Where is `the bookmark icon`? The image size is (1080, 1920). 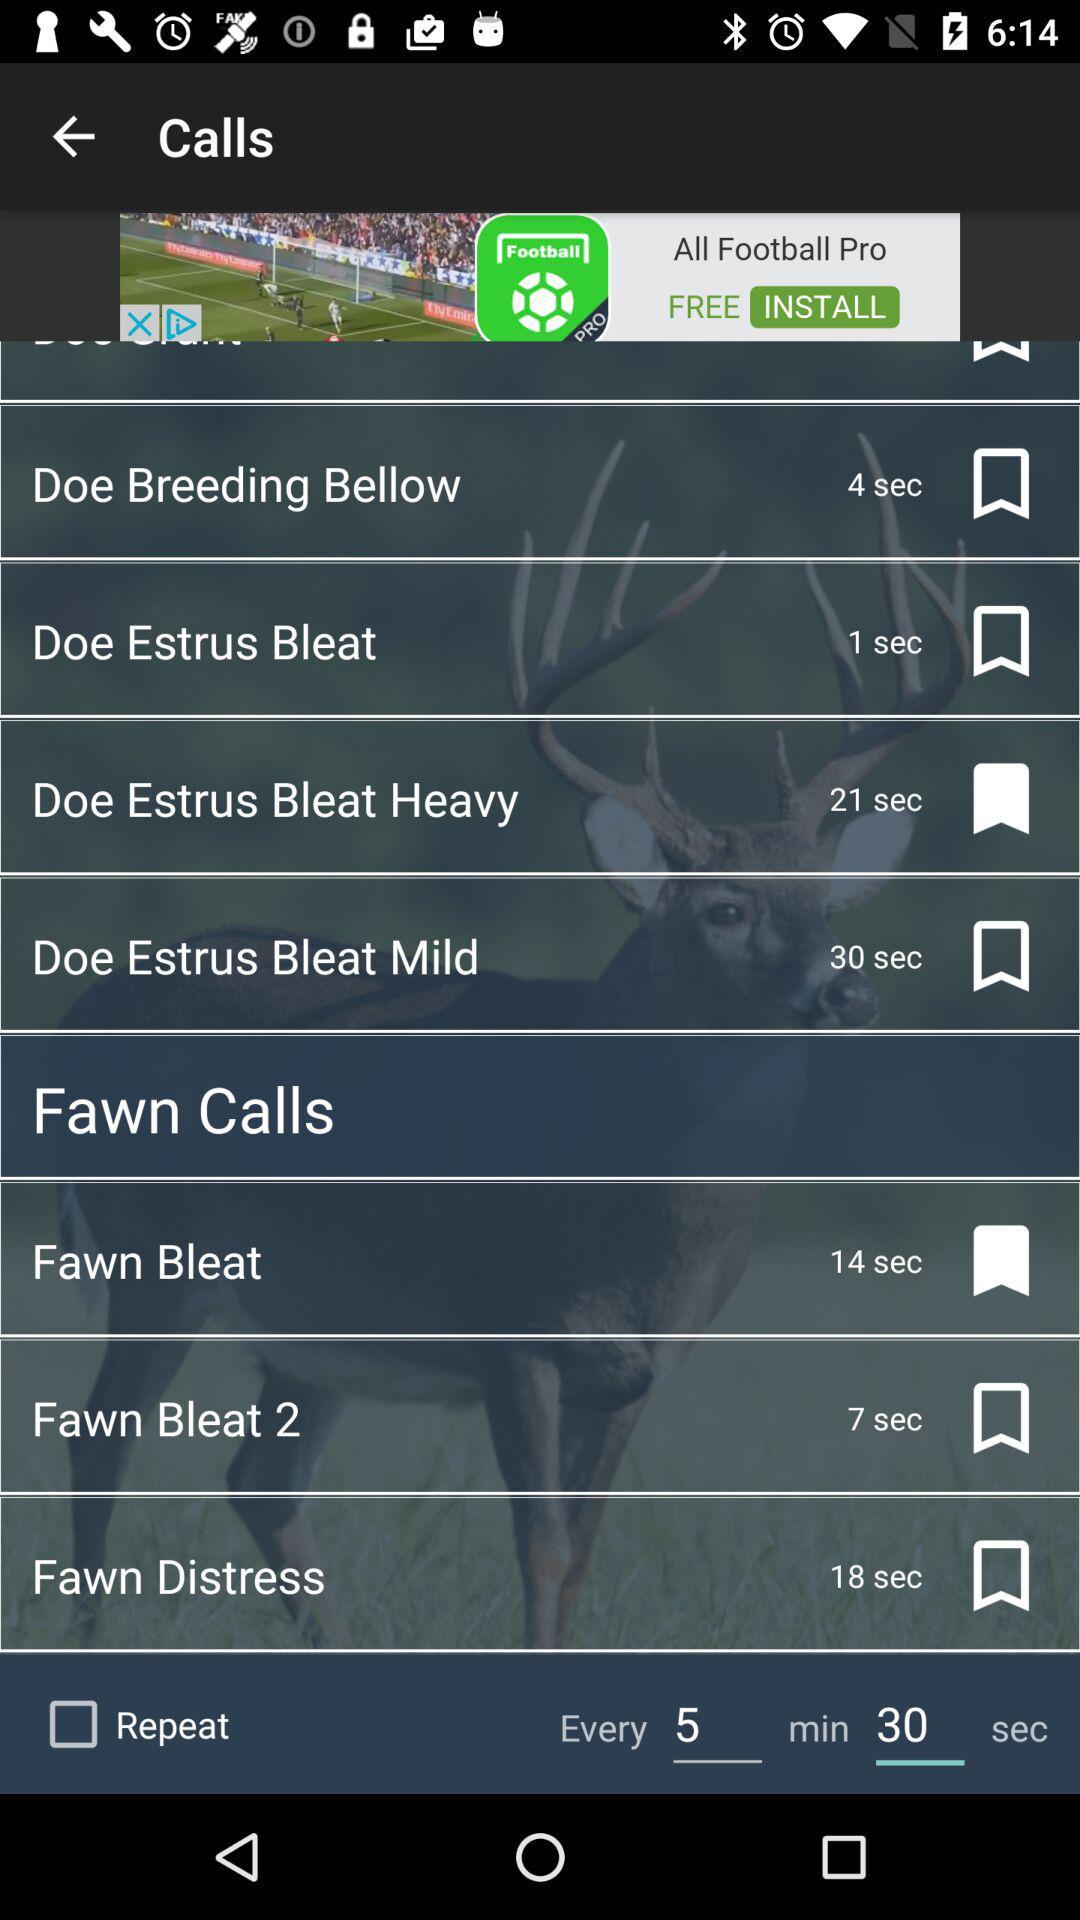
the bookmark icon is located at coordinates (984, 357).